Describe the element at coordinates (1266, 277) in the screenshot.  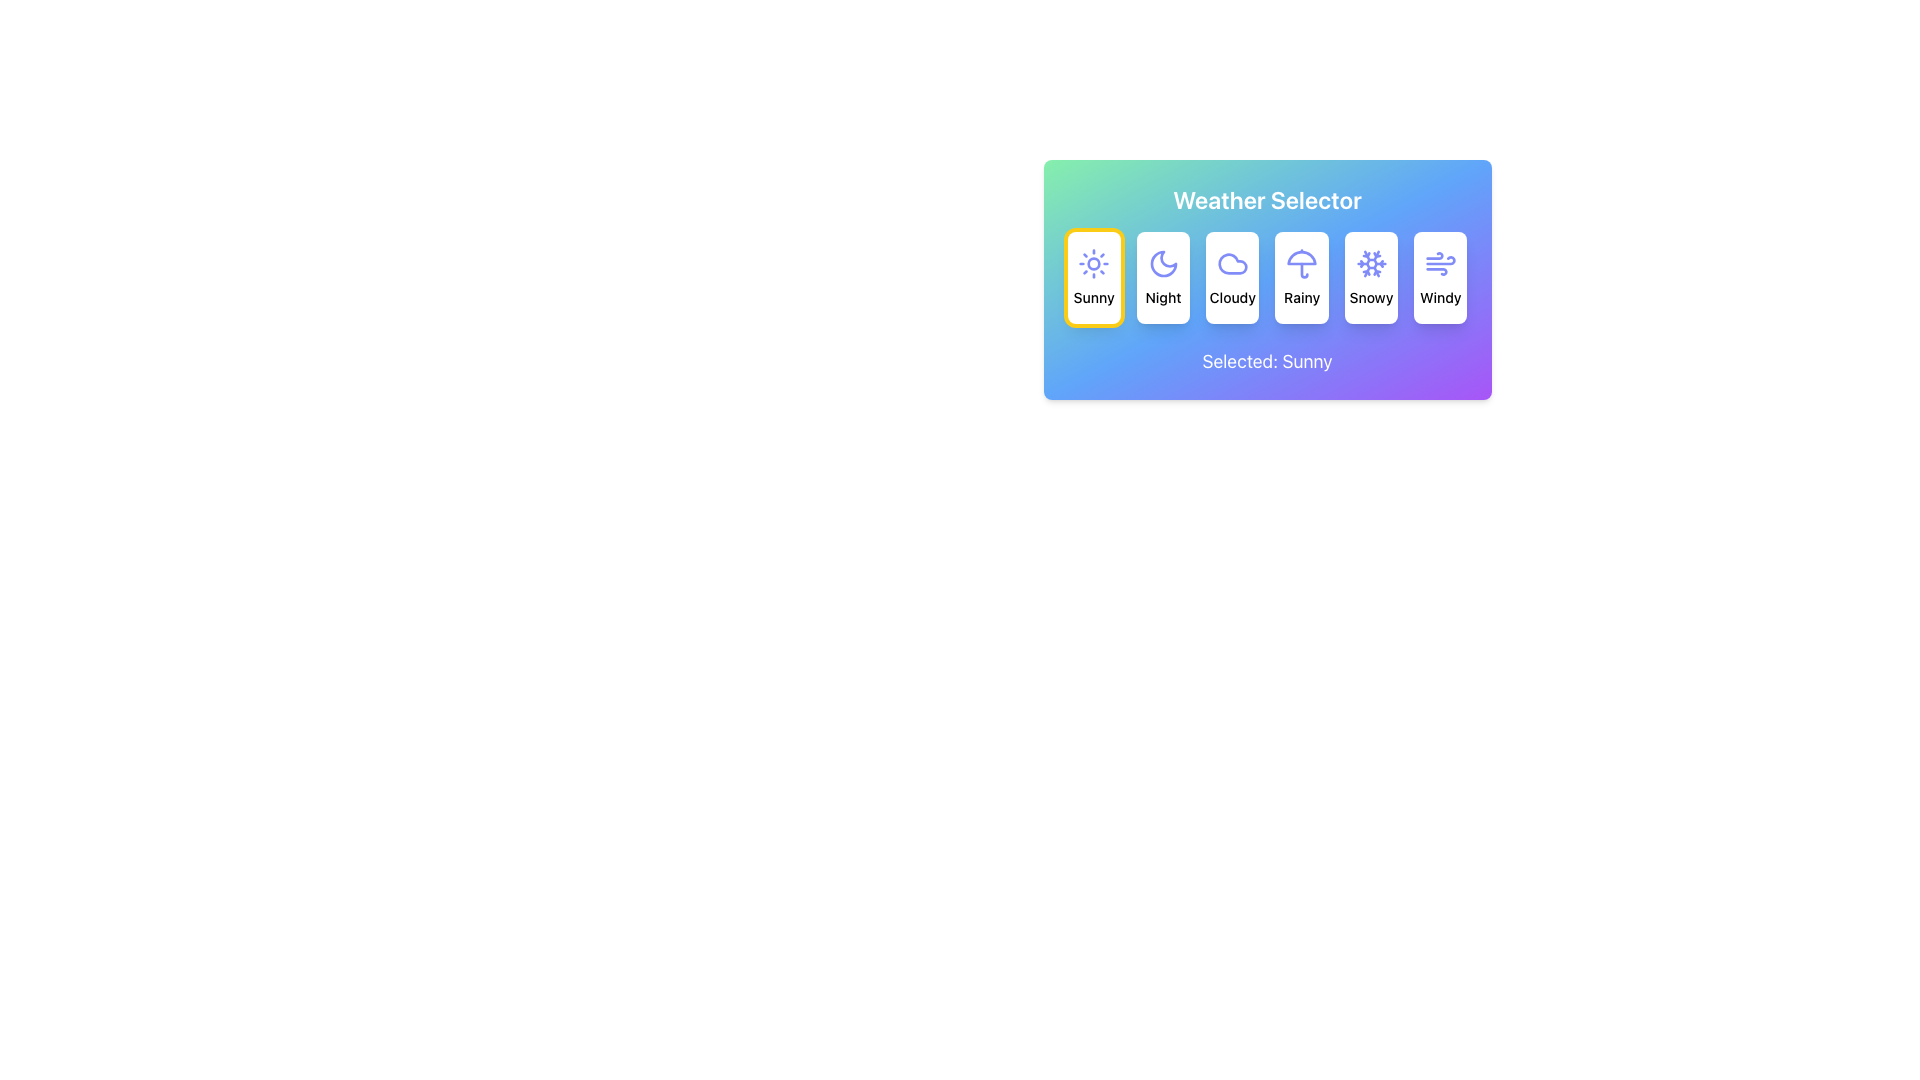
I see `the interactive button for selecting the 'Rainy' weather option` at that location.